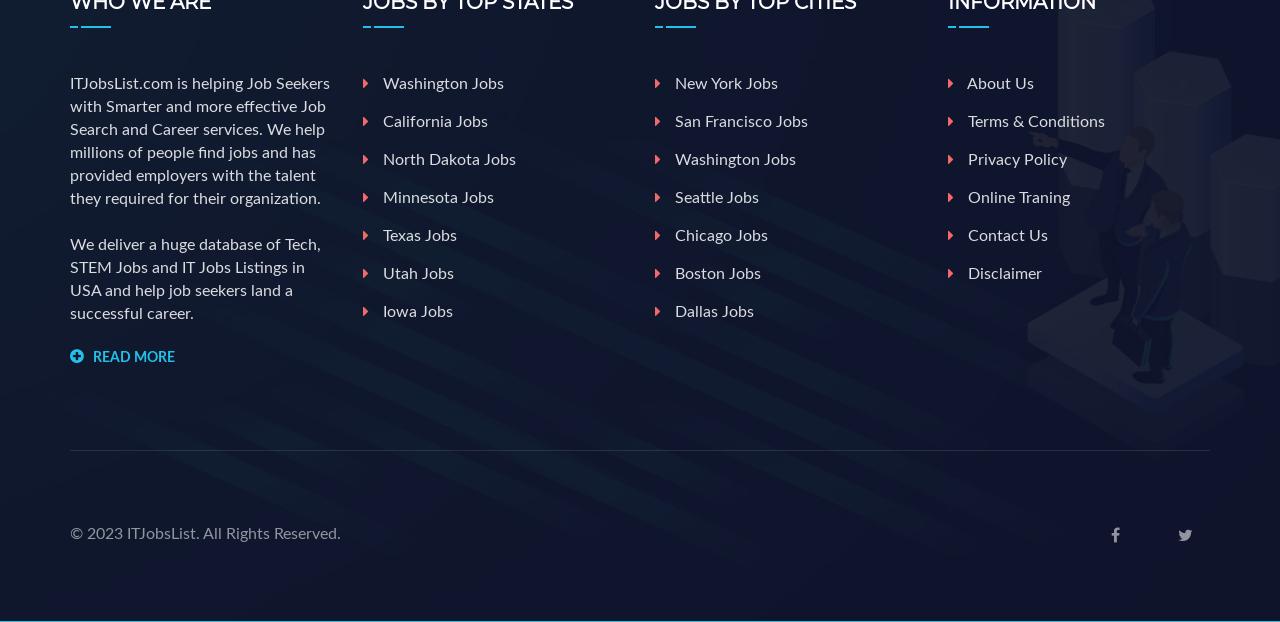 This screenshot has width=1280, height=622. Describe the element at coordinates (670, 273) in the screenshot. I see `'Boston jobs'` at that location.